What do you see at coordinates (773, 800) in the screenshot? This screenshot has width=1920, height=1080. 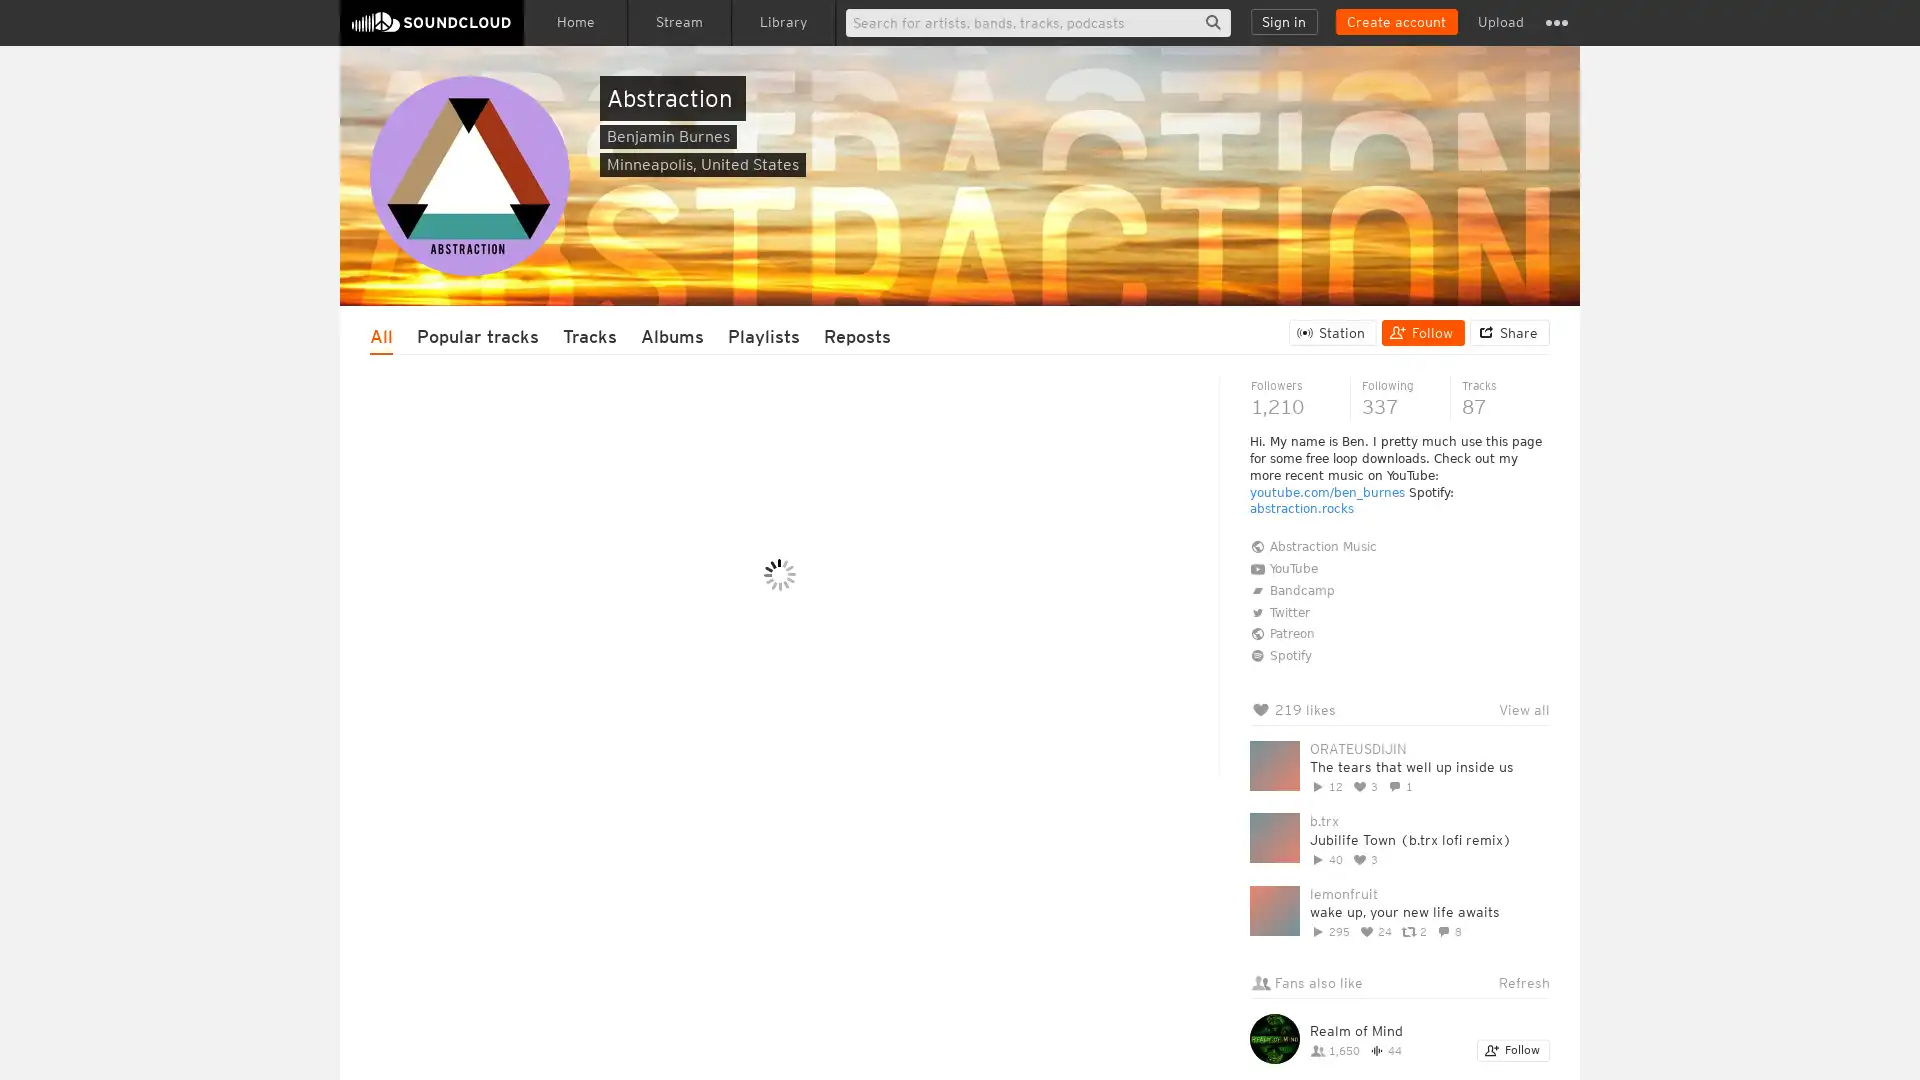 I see `Copy Link` at bounding box center [773, 800].